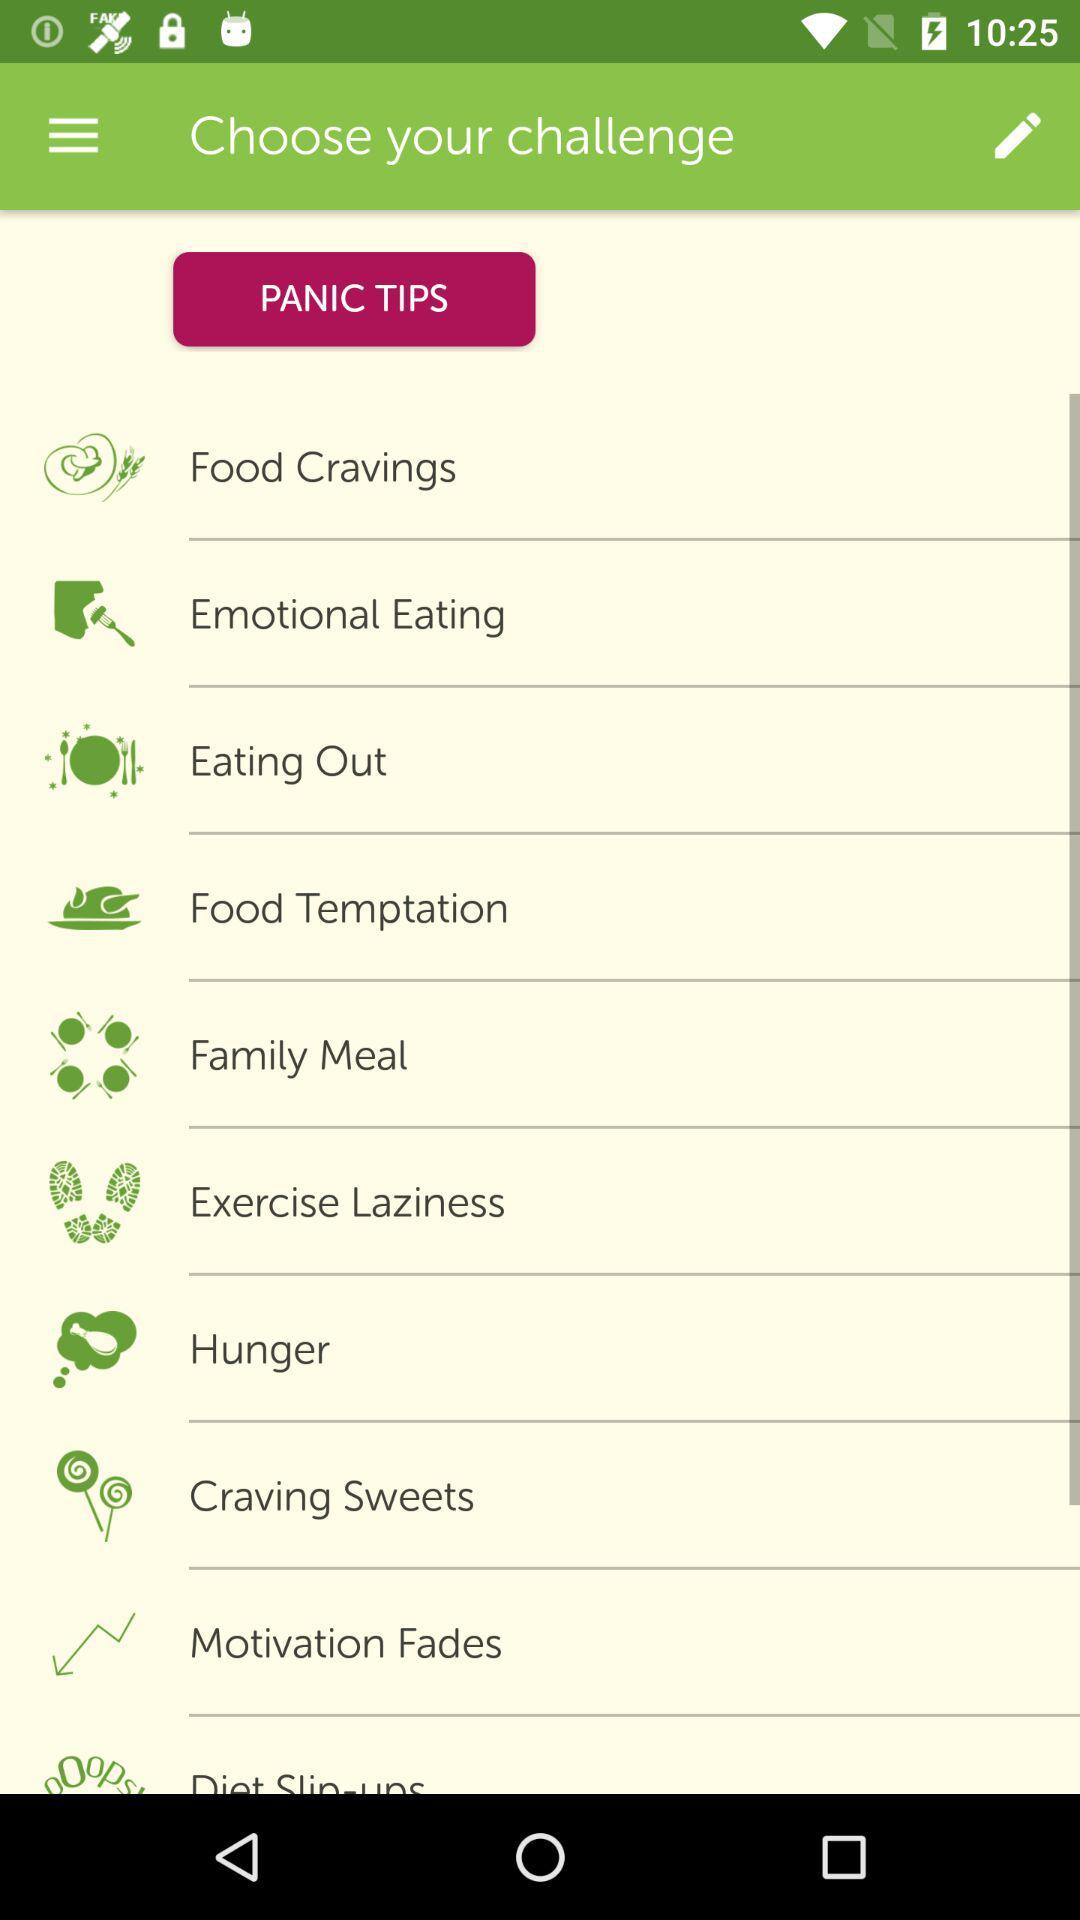 The width and height of the screenshot is (1080, 1920). Describe the element at coordinates (353, 298) in the screenshot. I see `the icon below the choose your challenge icon` at that location.